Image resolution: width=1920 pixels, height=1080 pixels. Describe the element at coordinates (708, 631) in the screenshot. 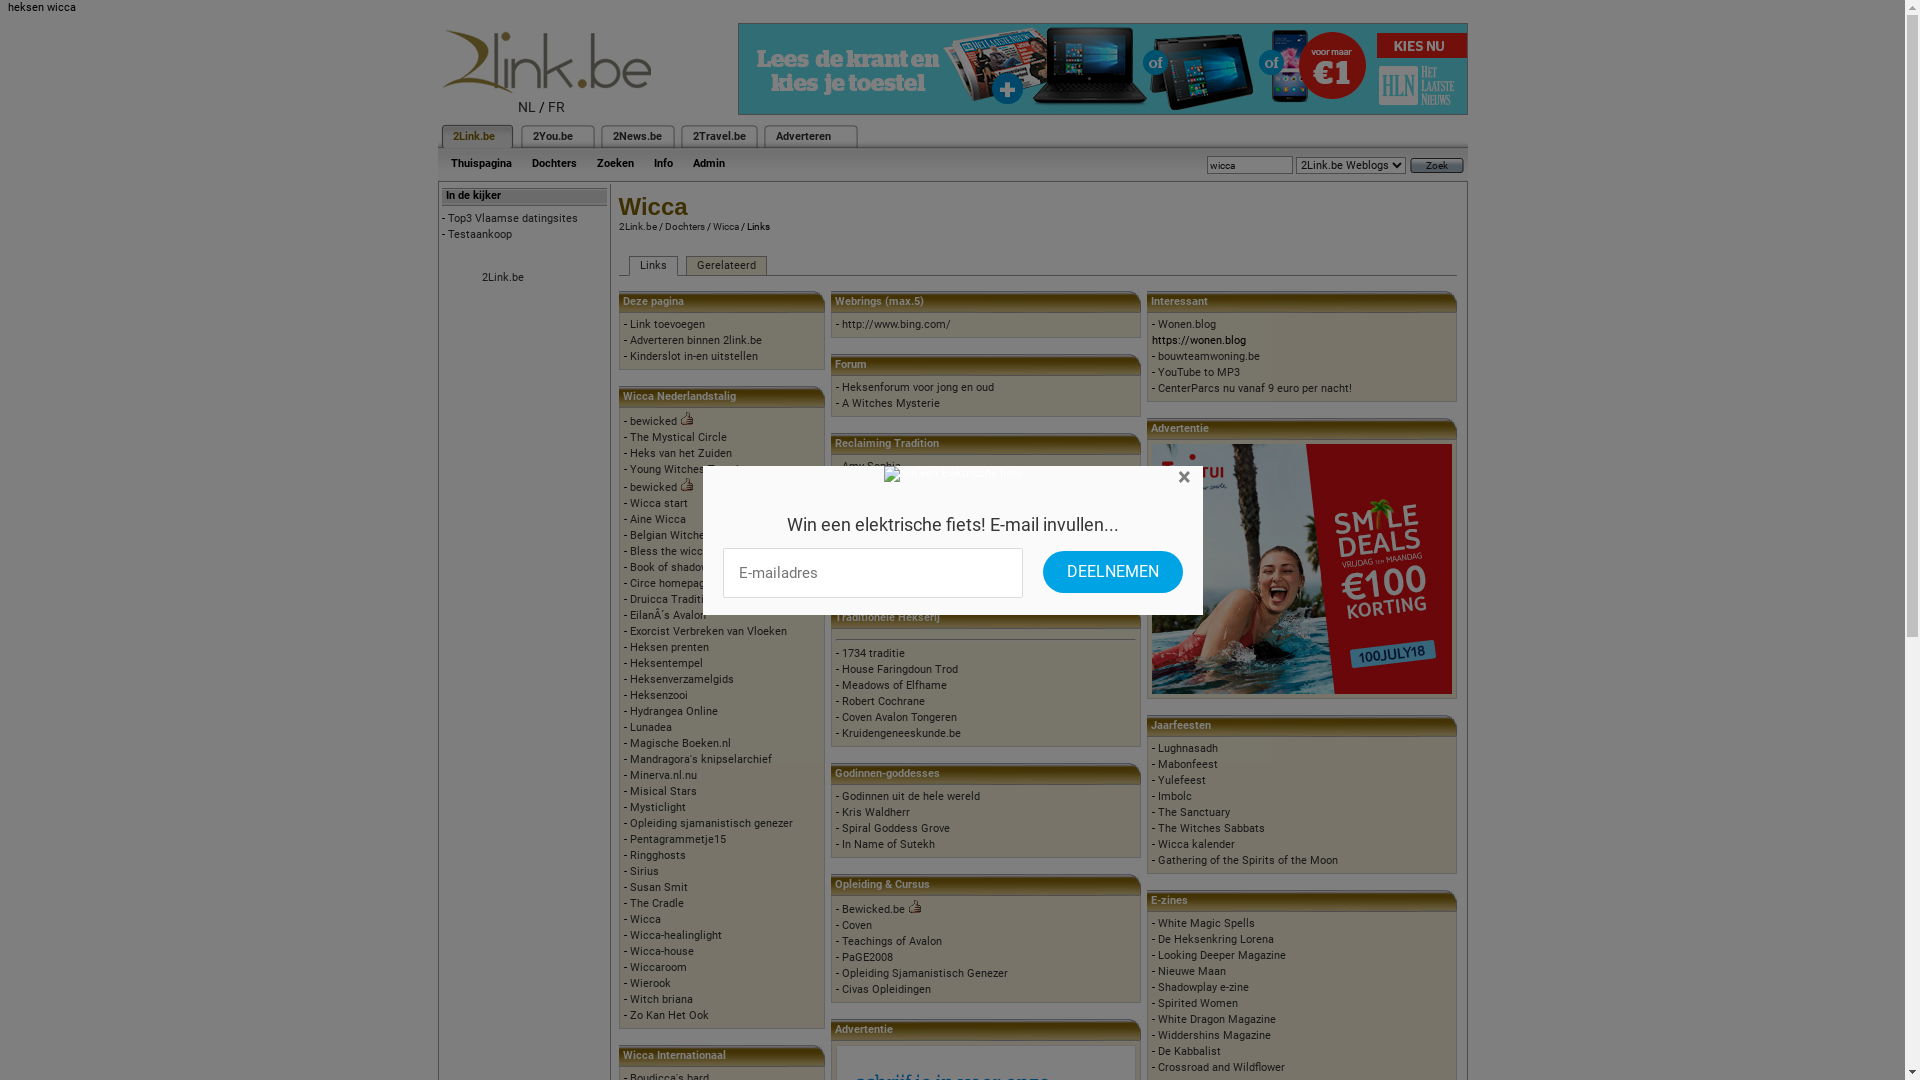

I see `'Exorcist Verbreken van Vloeken'` at that location.